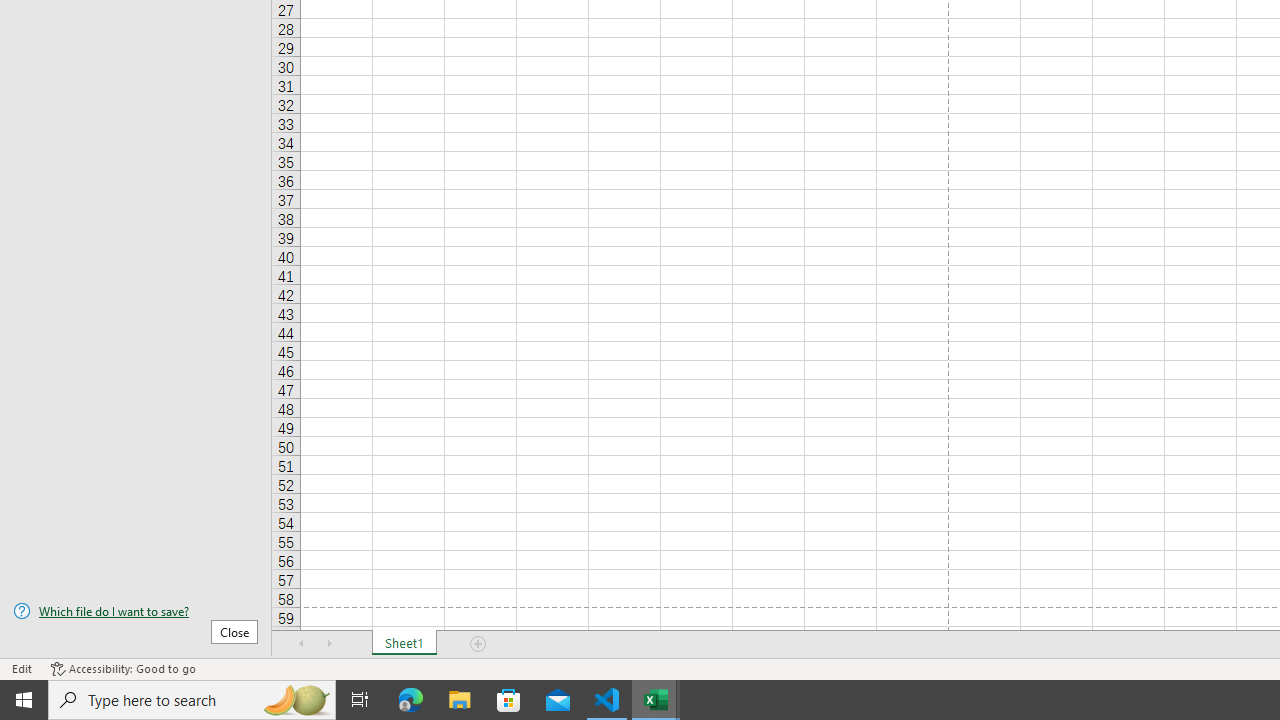  I want to click on 'Scroll Left', so click(301, 644).